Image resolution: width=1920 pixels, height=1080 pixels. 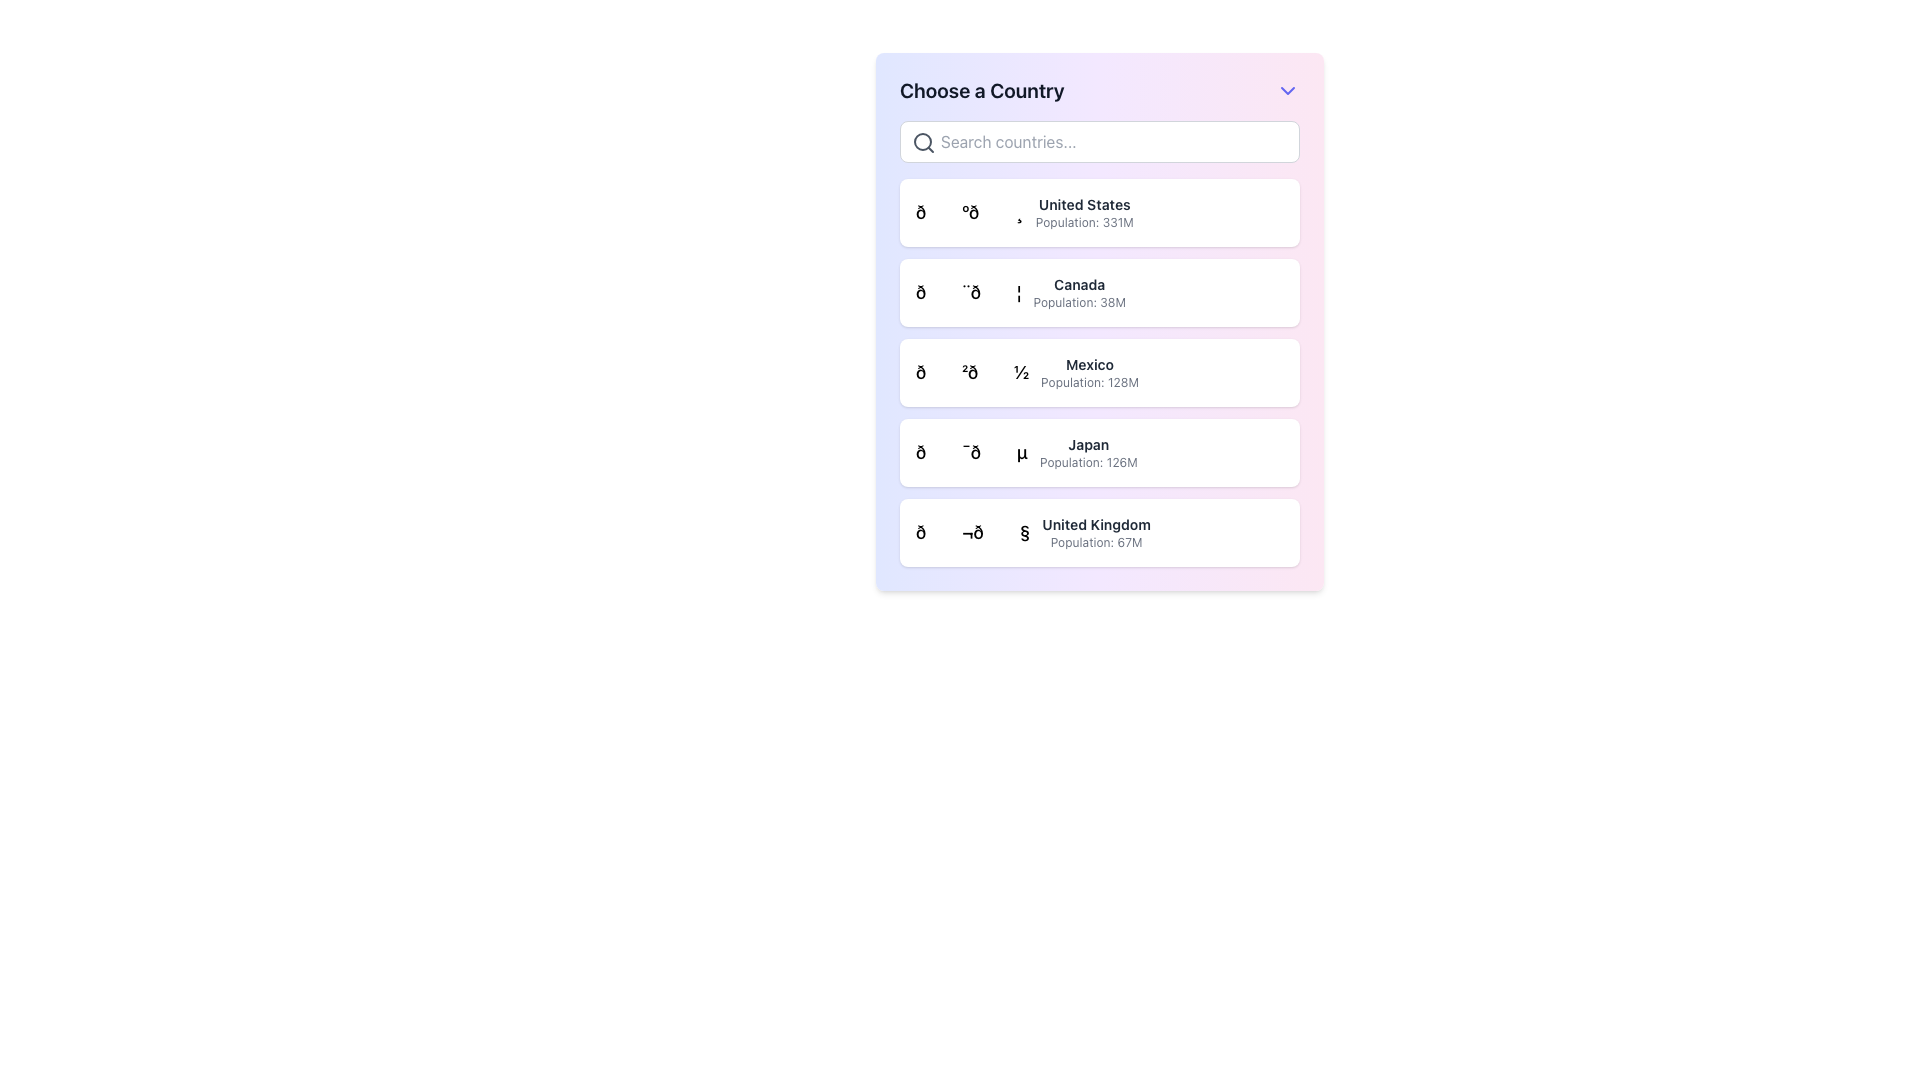 I want to click on the 'United States' text label, which is a bold, small font in dark gray, located above the 'Population: 331M' text in a vertical list of country names, so click(x=1083, y=204).